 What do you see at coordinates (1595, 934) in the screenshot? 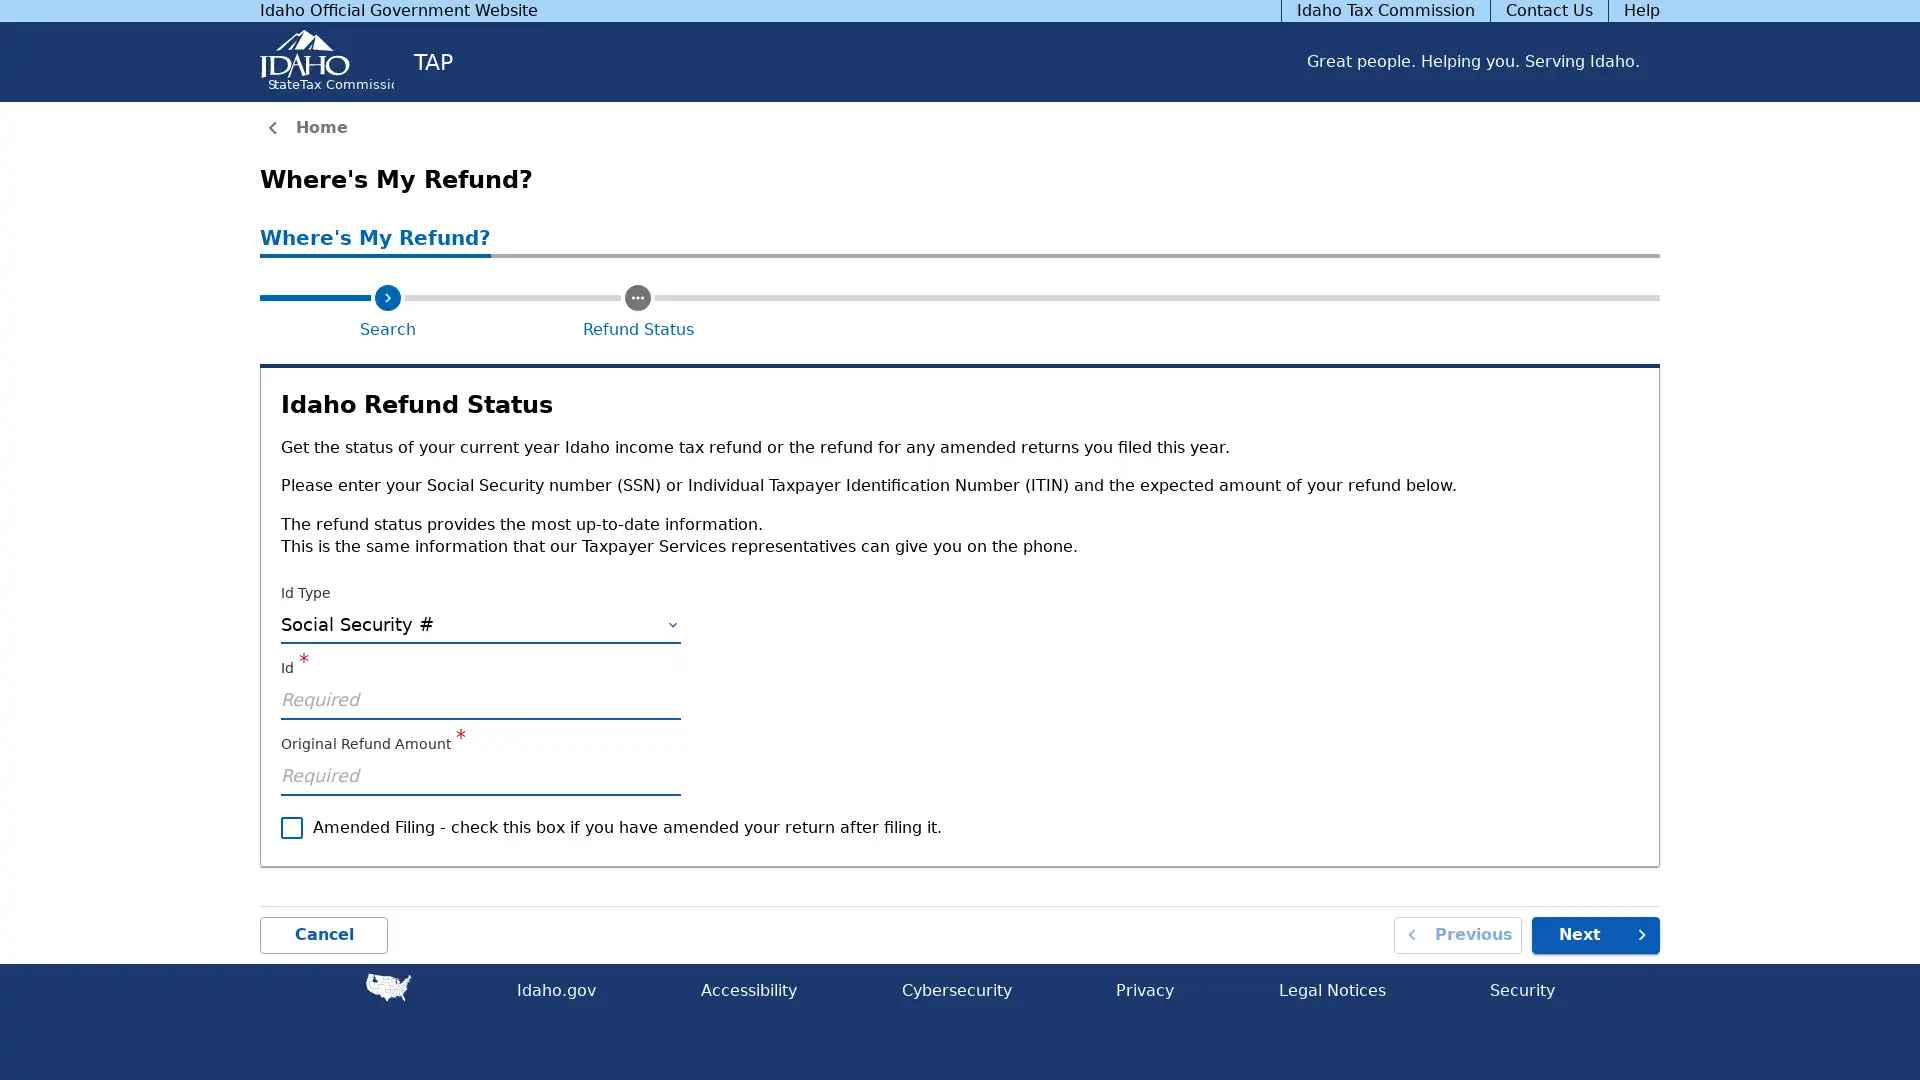
I see `Next` at bounding box center [1595, 934].